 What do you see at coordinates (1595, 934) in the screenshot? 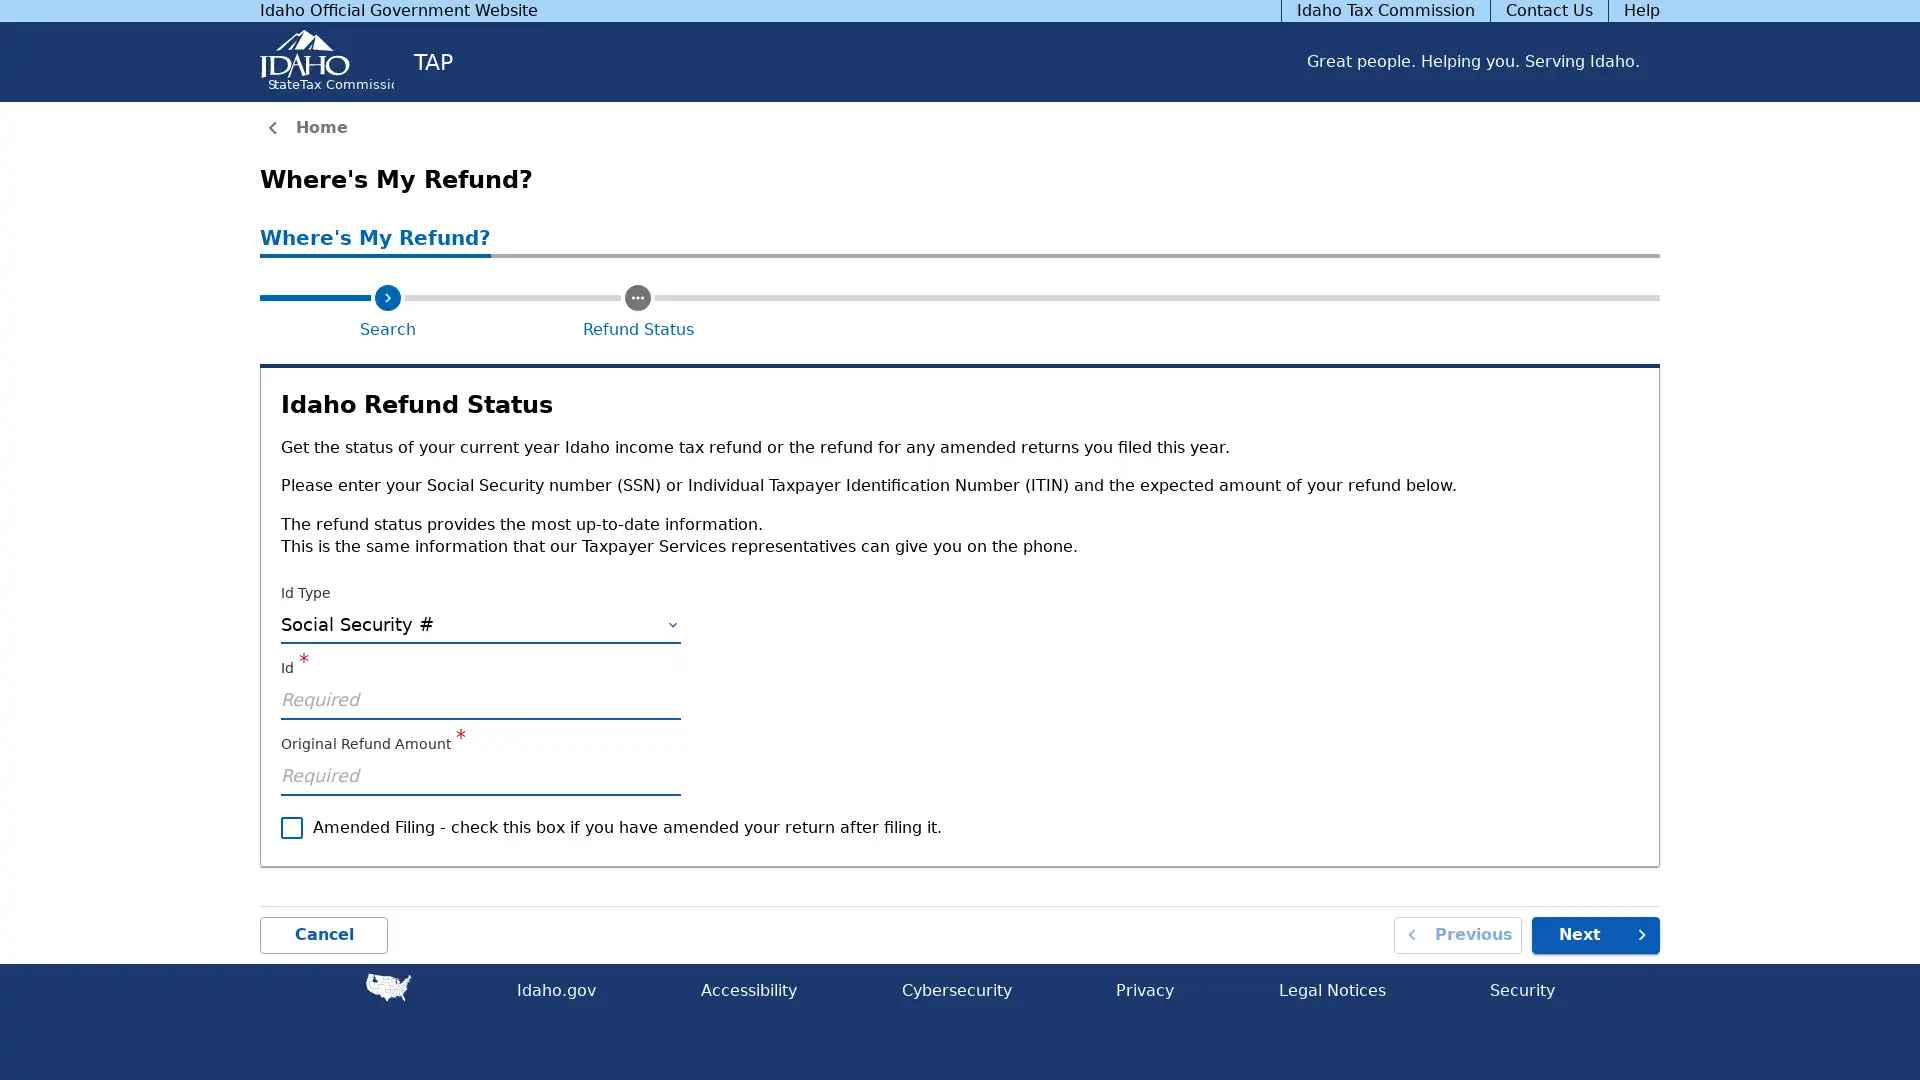
I see `Next` at bounding box center [1595, 934].